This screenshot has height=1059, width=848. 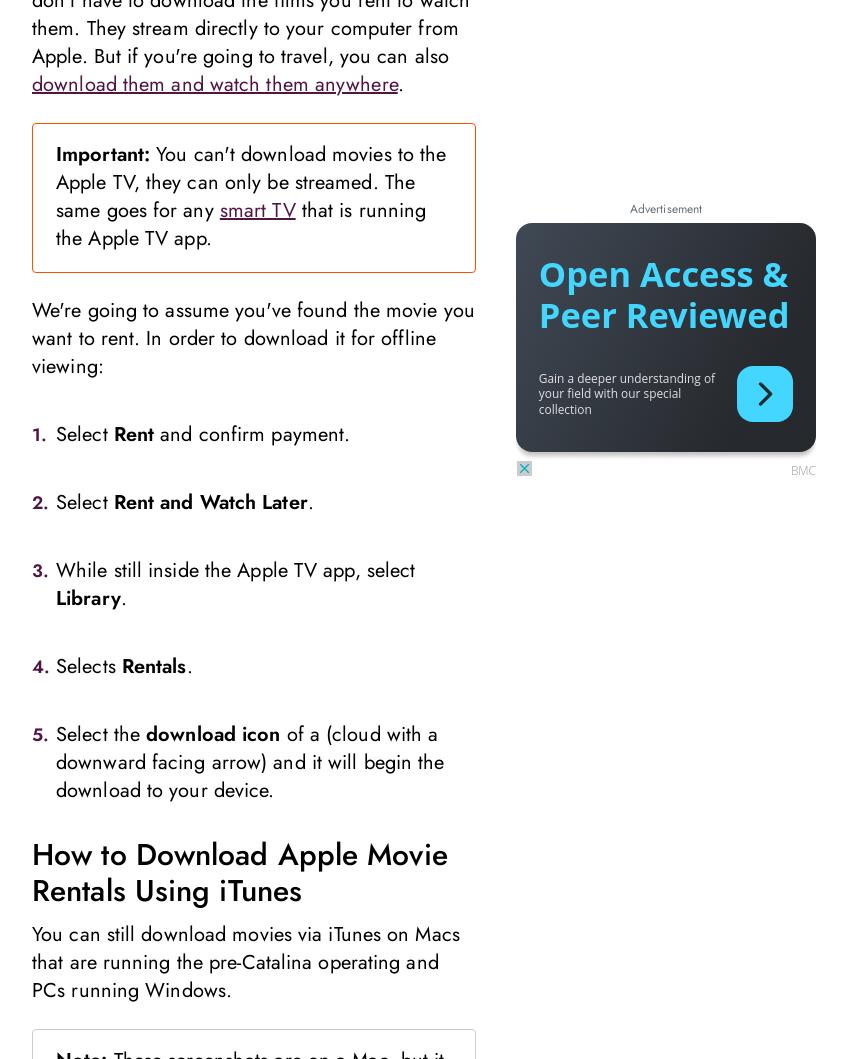 What do you see at coordinates (240, 223) in the screenshot?
I see `'that is running the Apple TV app.'` at bounding box center [240, 223].